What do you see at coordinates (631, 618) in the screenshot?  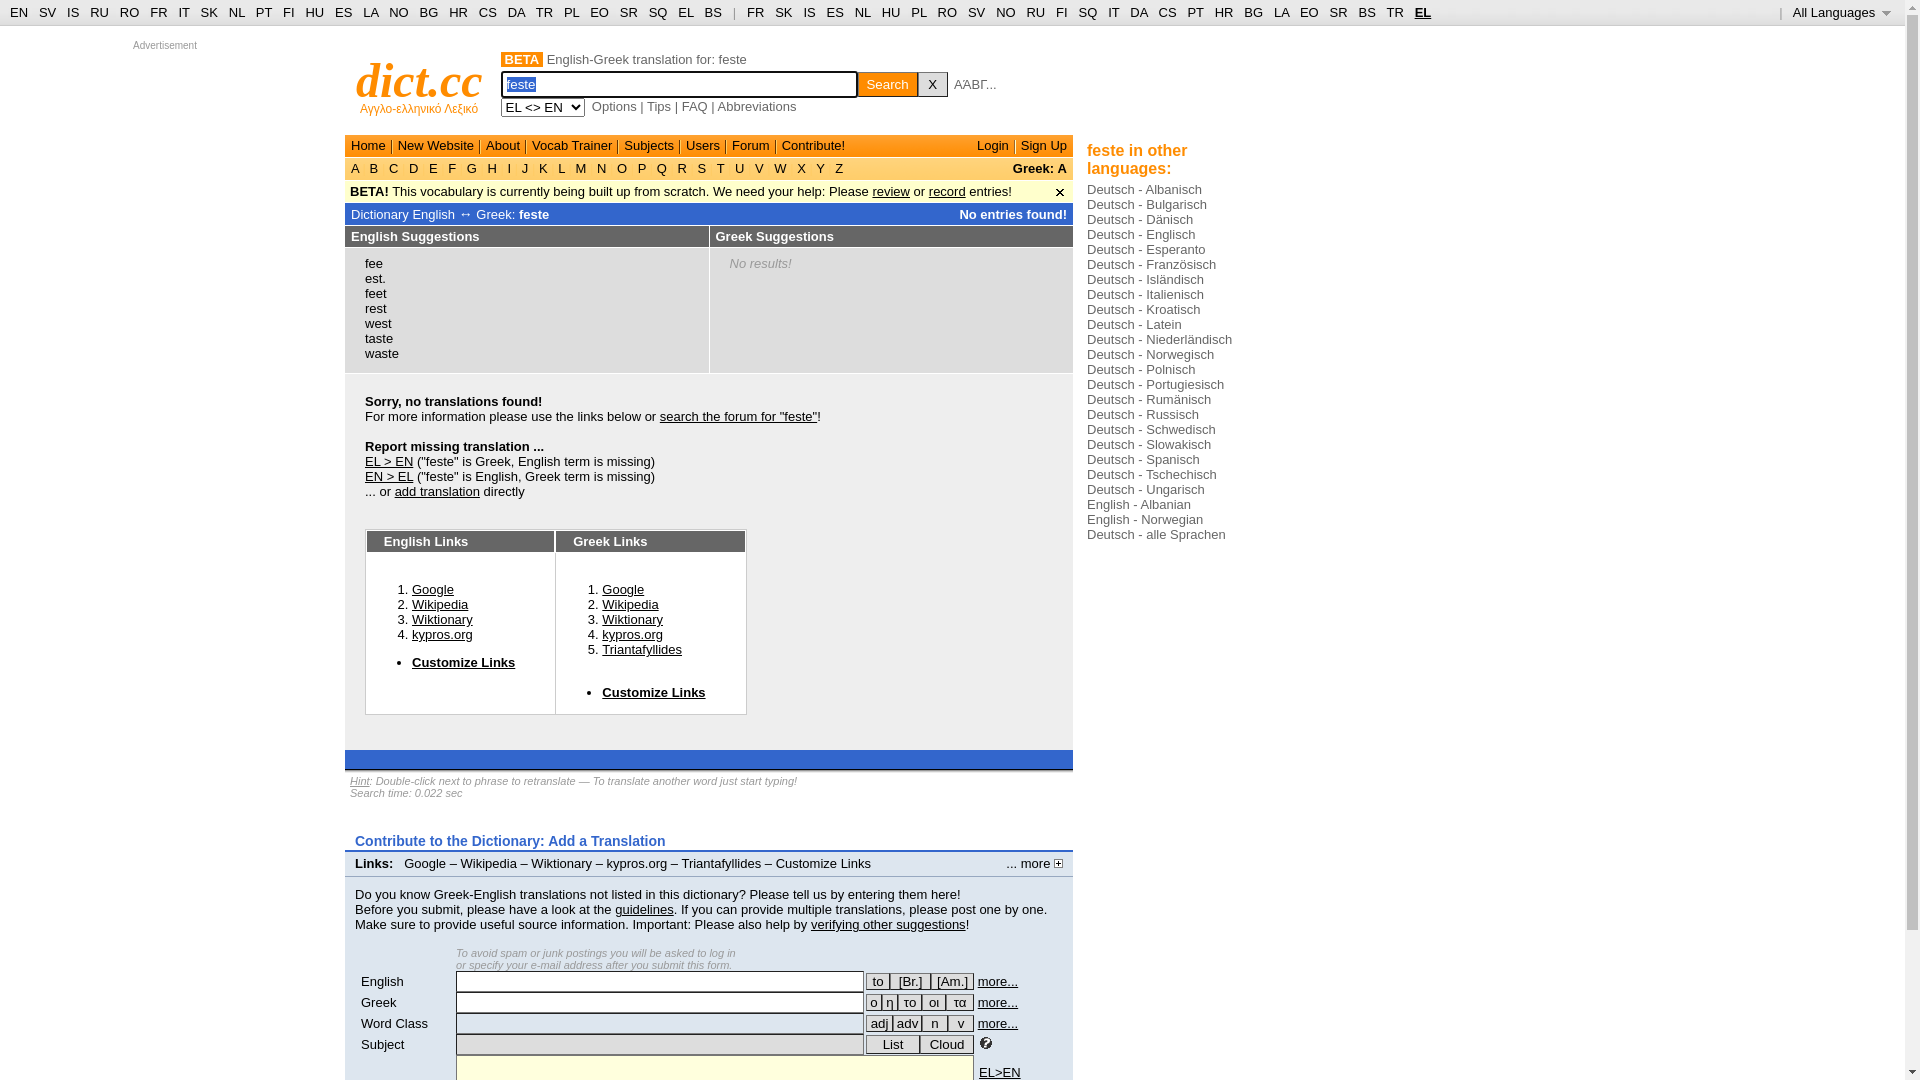 I see `'Wiktionary'` at bounding box center [631, 618].